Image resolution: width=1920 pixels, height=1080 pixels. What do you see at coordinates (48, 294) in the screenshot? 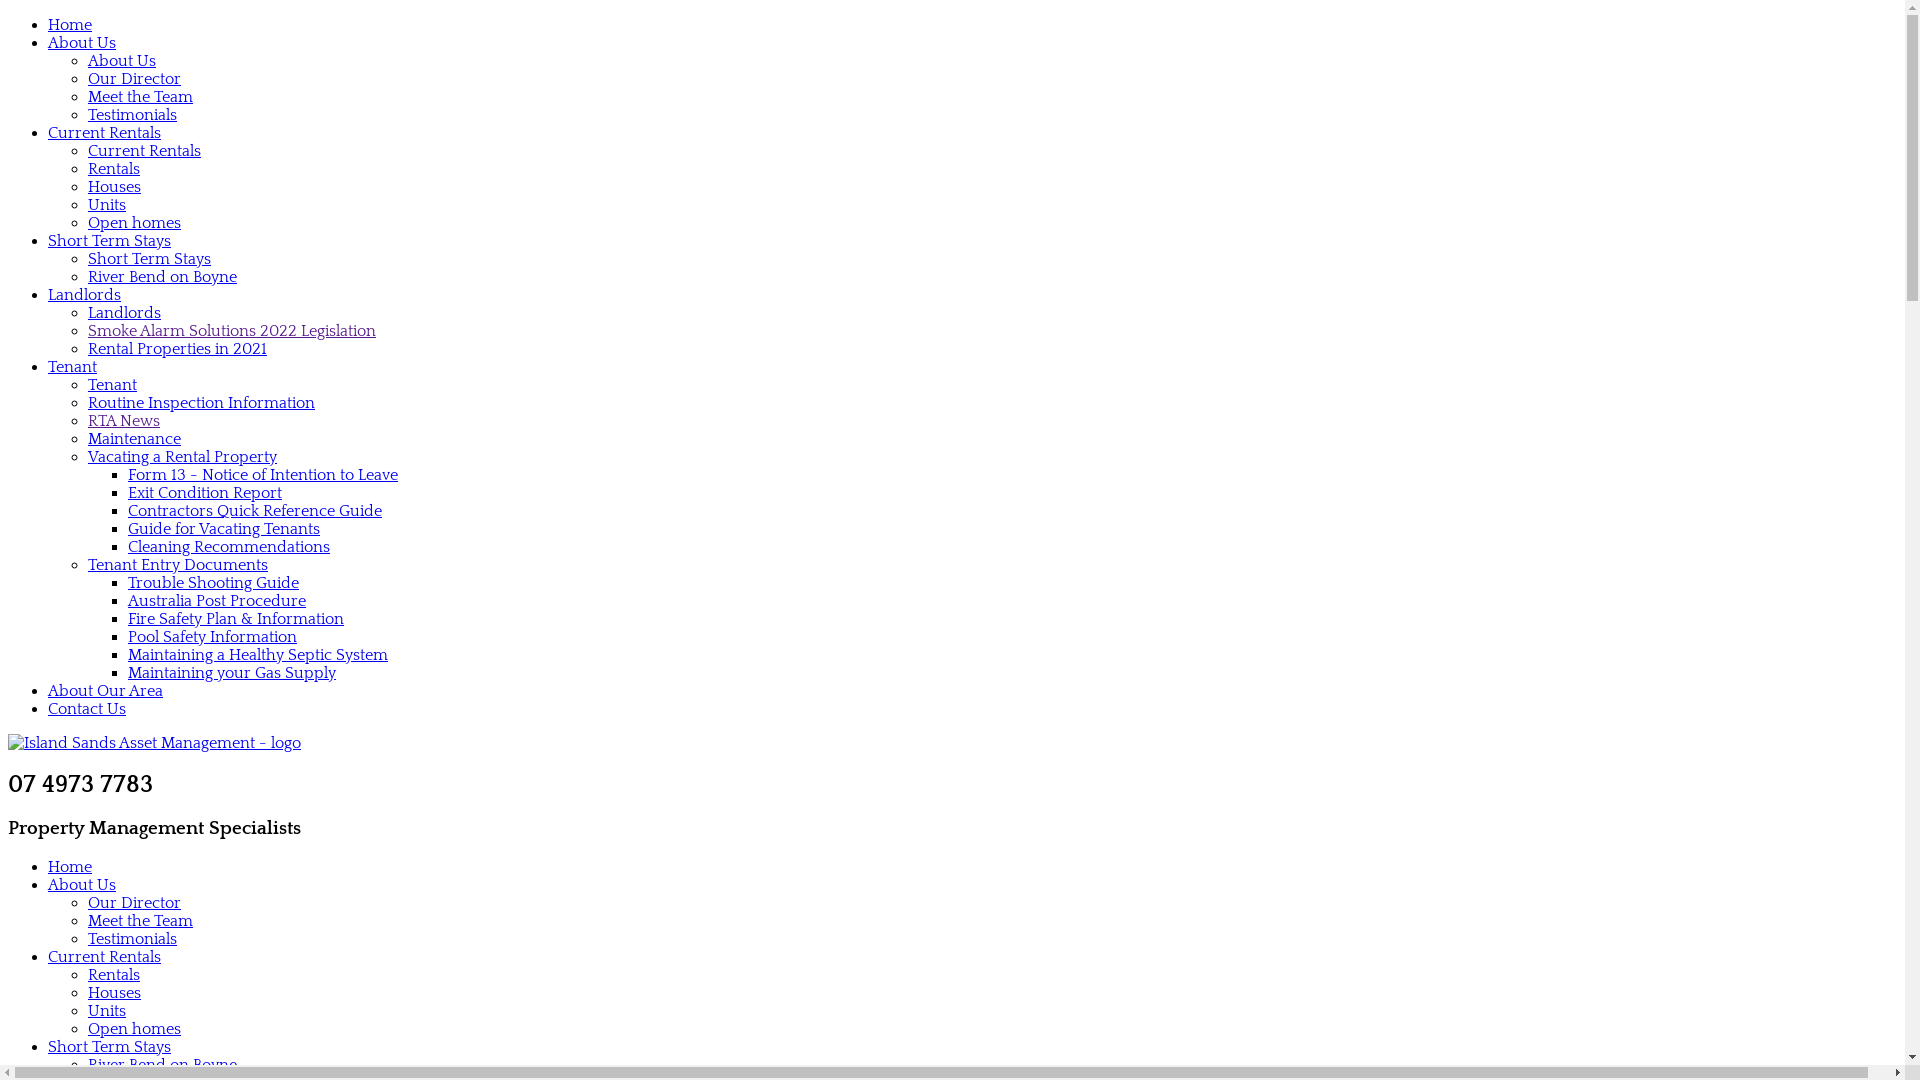
I see `'Landlords'` at bounding box center [48, 294].